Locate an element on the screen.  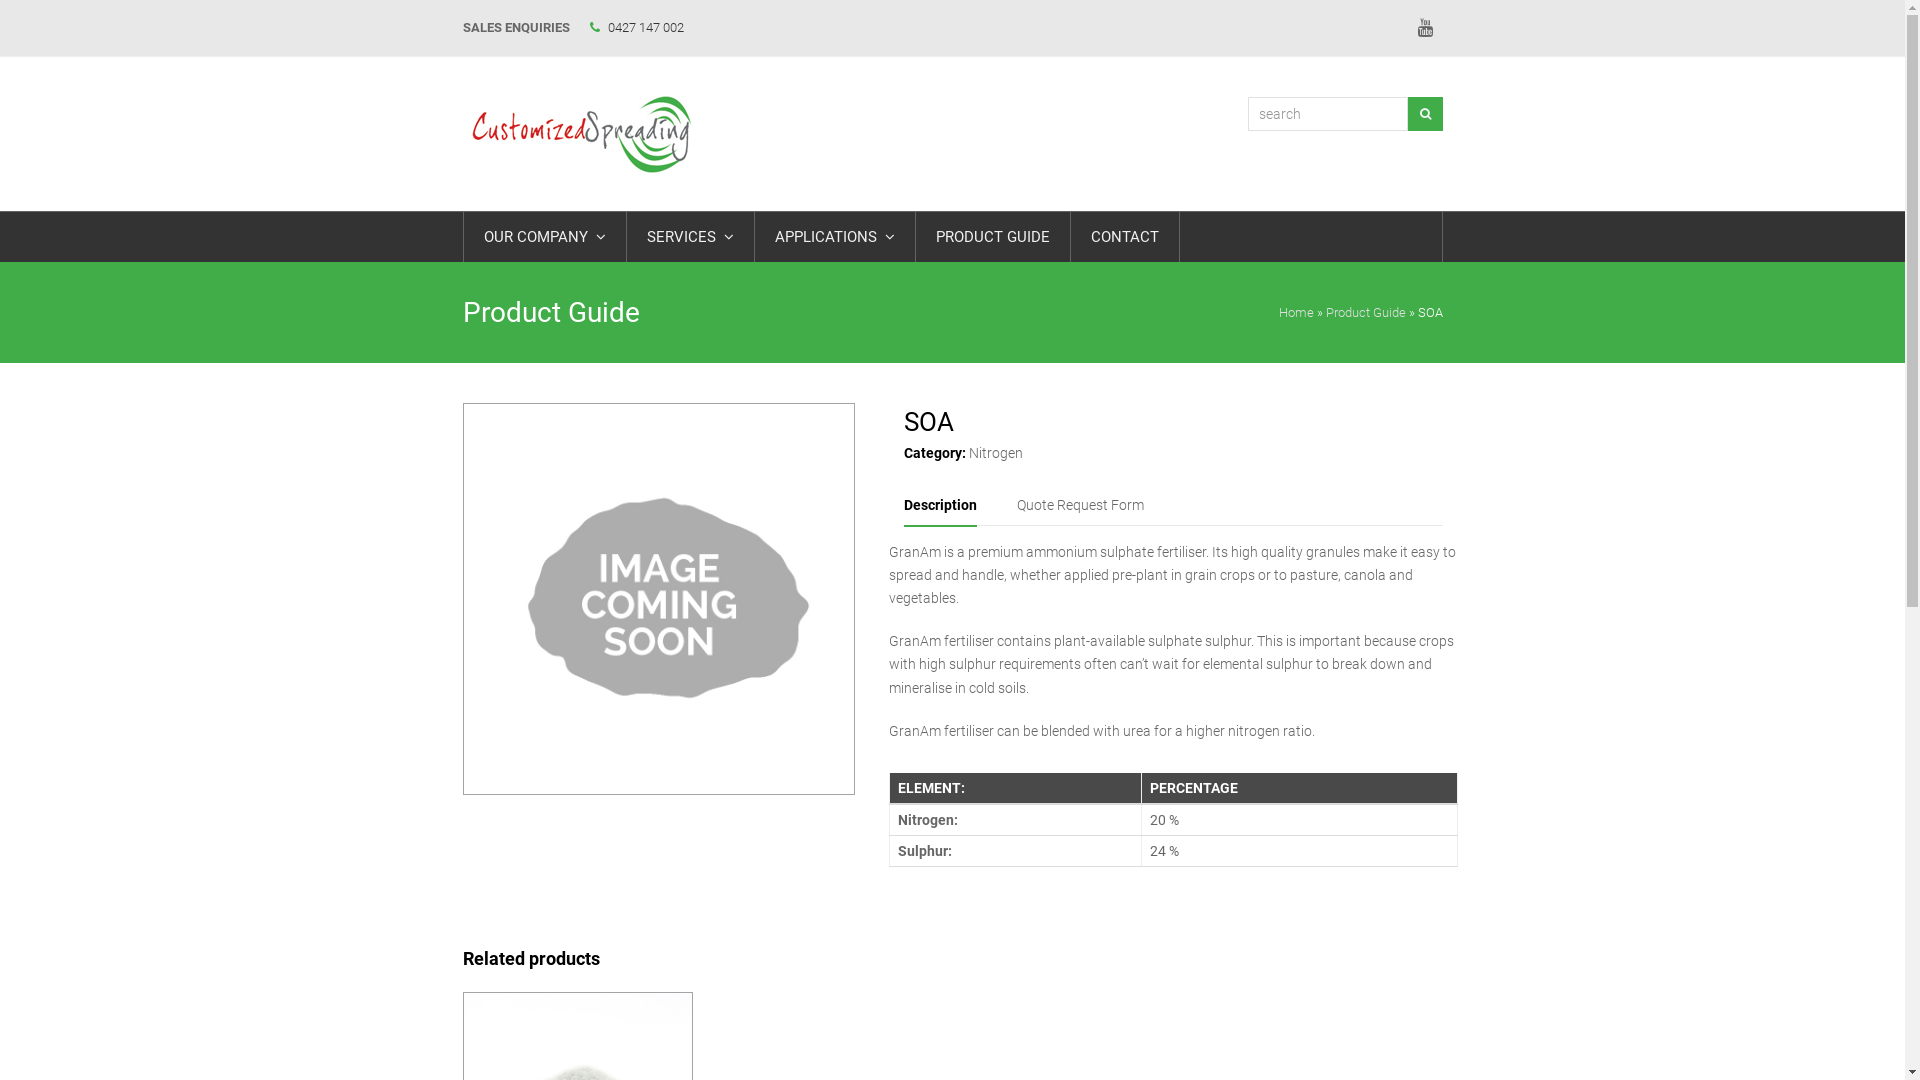
'Nitrogen' is located at coordinates (994, 452).